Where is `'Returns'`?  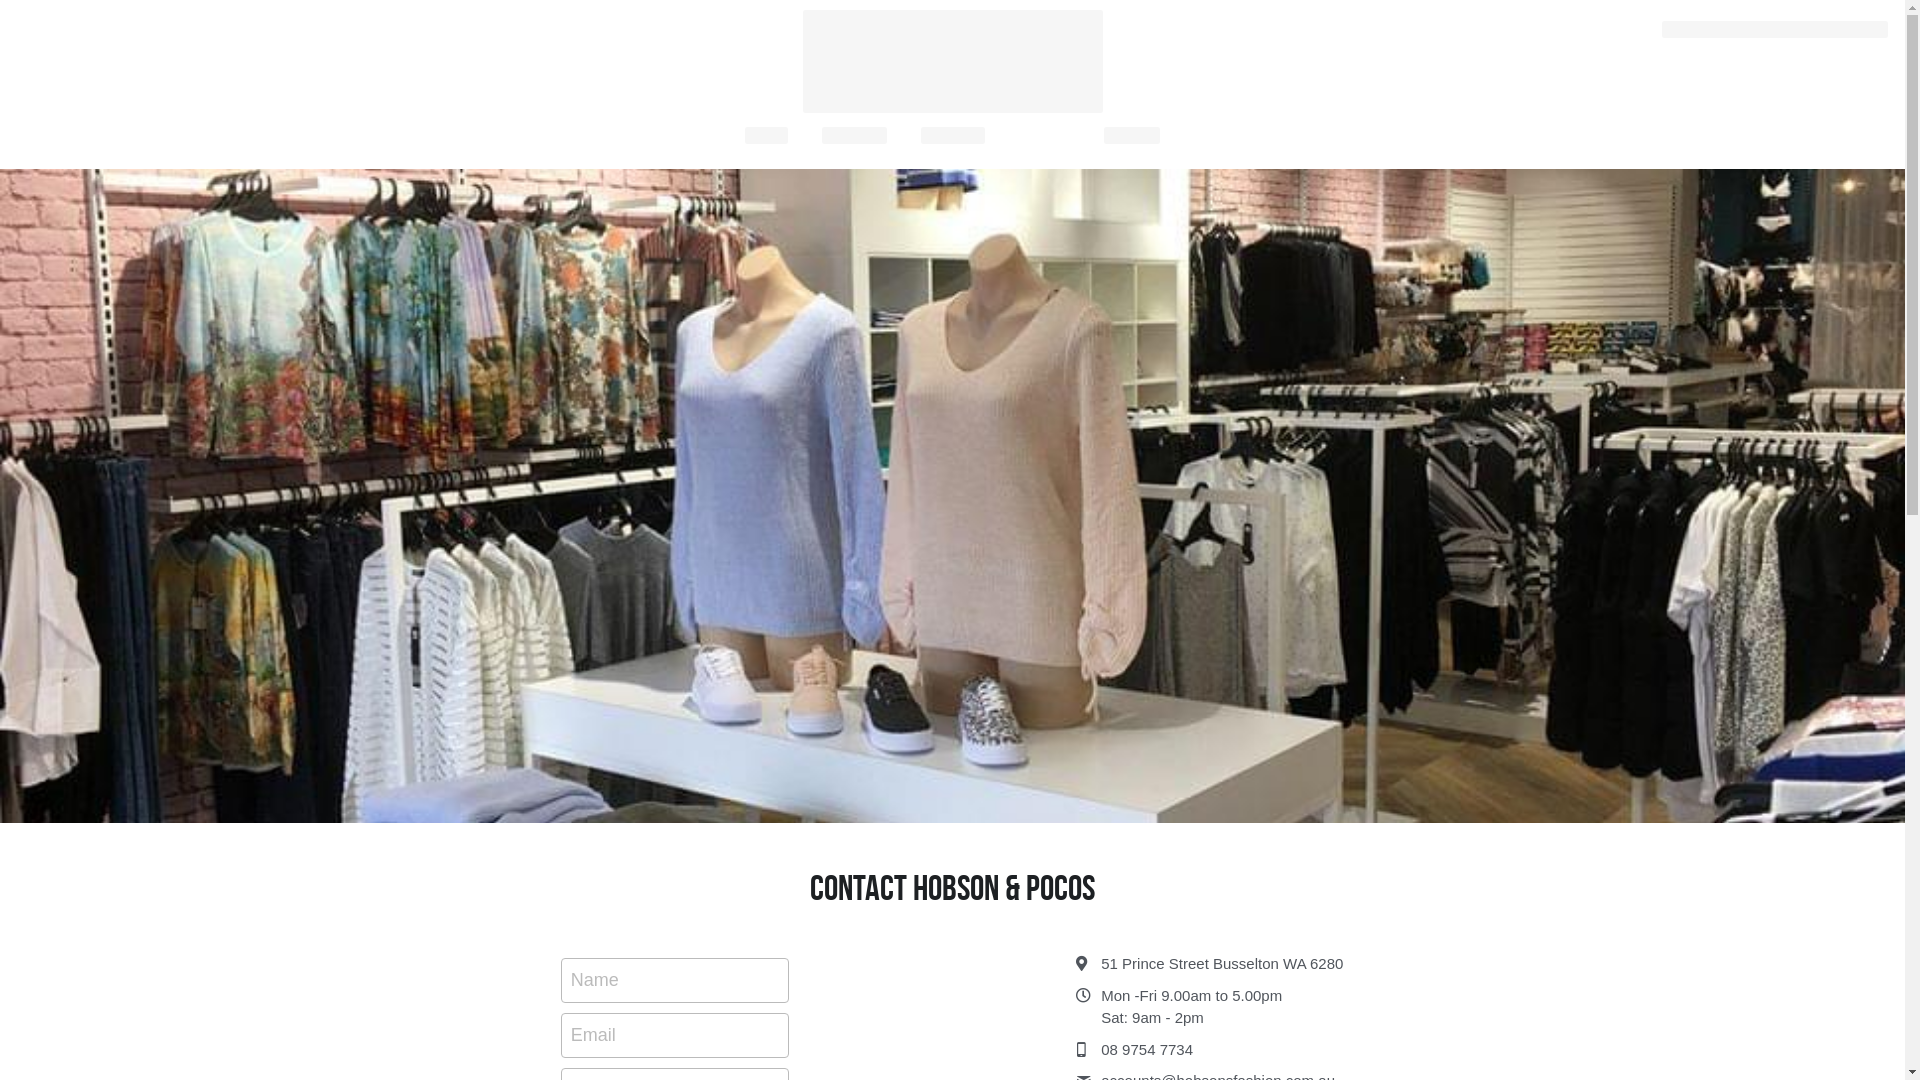 'Returns' is located at coordinates (1132, 135).